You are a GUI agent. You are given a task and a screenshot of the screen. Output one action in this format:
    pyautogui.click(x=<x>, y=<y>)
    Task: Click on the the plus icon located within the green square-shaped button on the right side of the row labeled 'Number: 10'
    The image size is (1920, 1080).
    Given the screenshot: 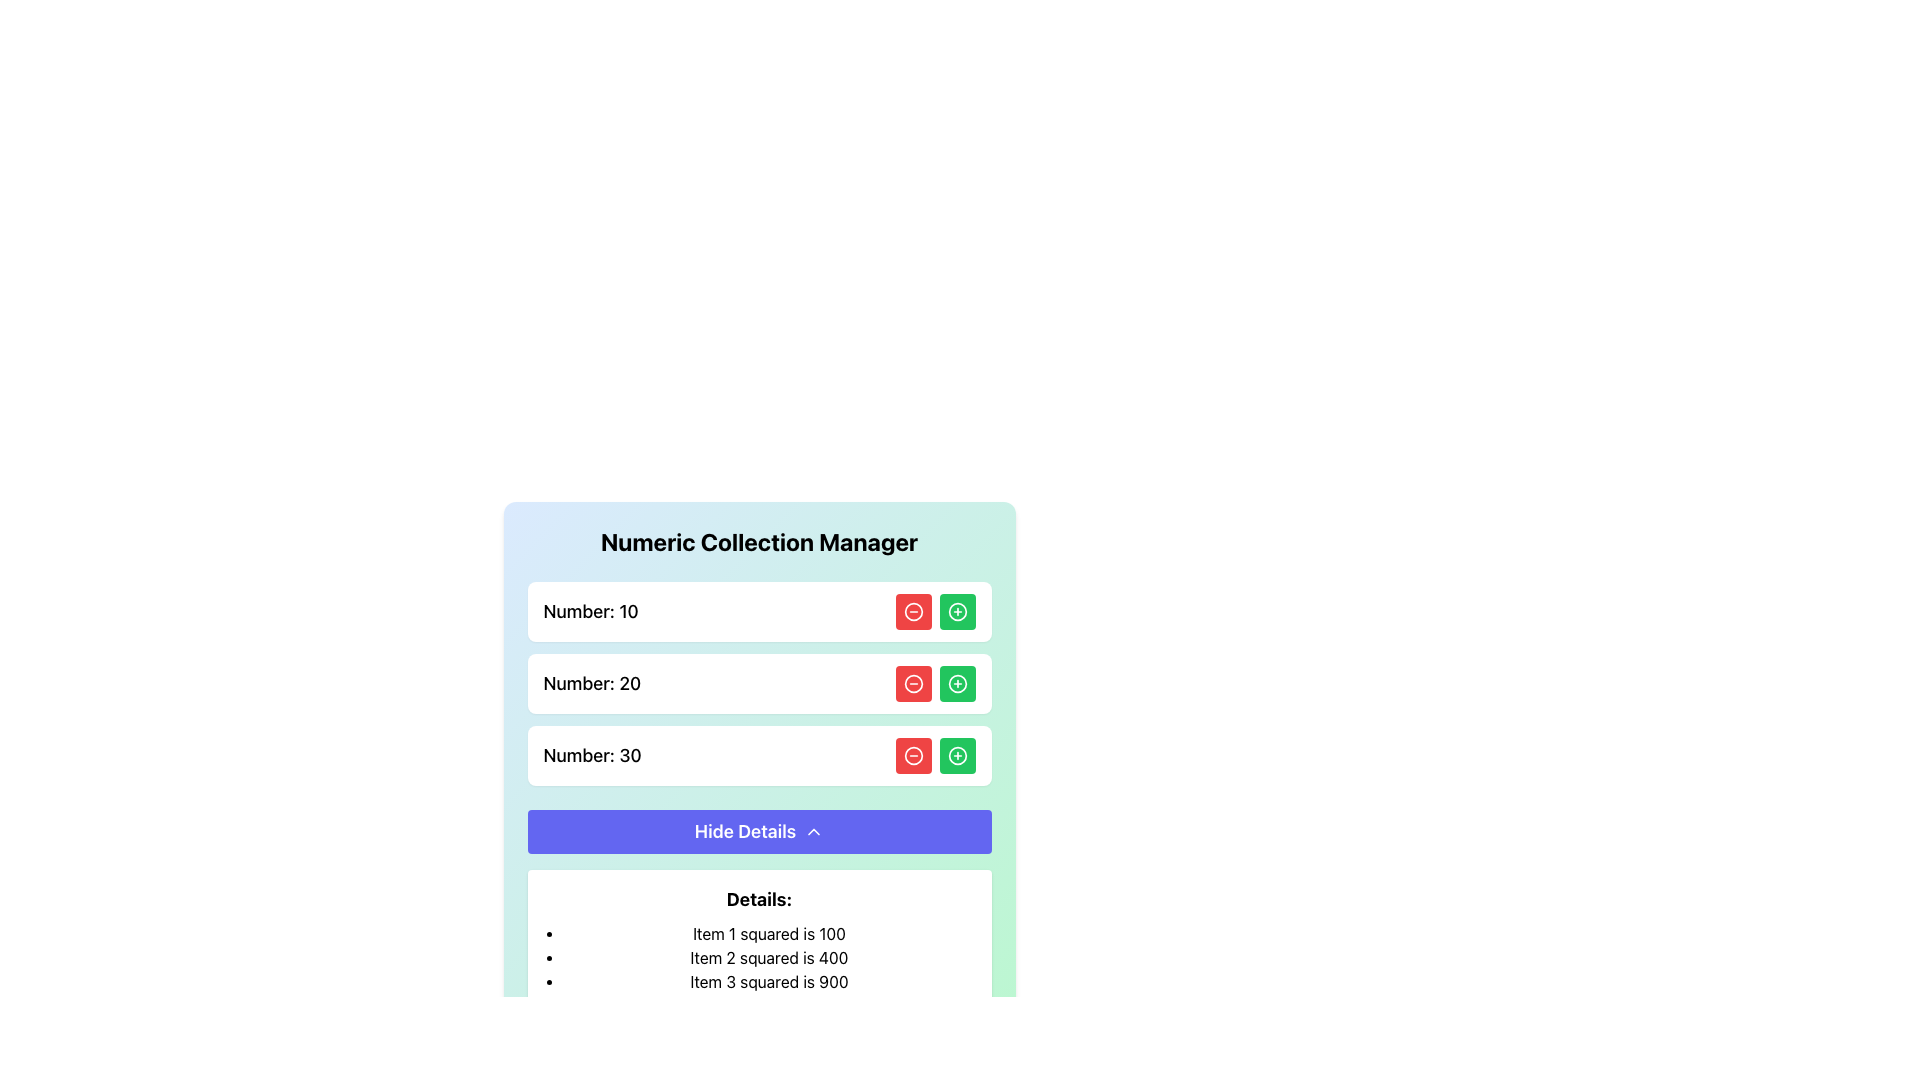 What is the action you would take?
    pyautogui.click(x=956, y=611)
    